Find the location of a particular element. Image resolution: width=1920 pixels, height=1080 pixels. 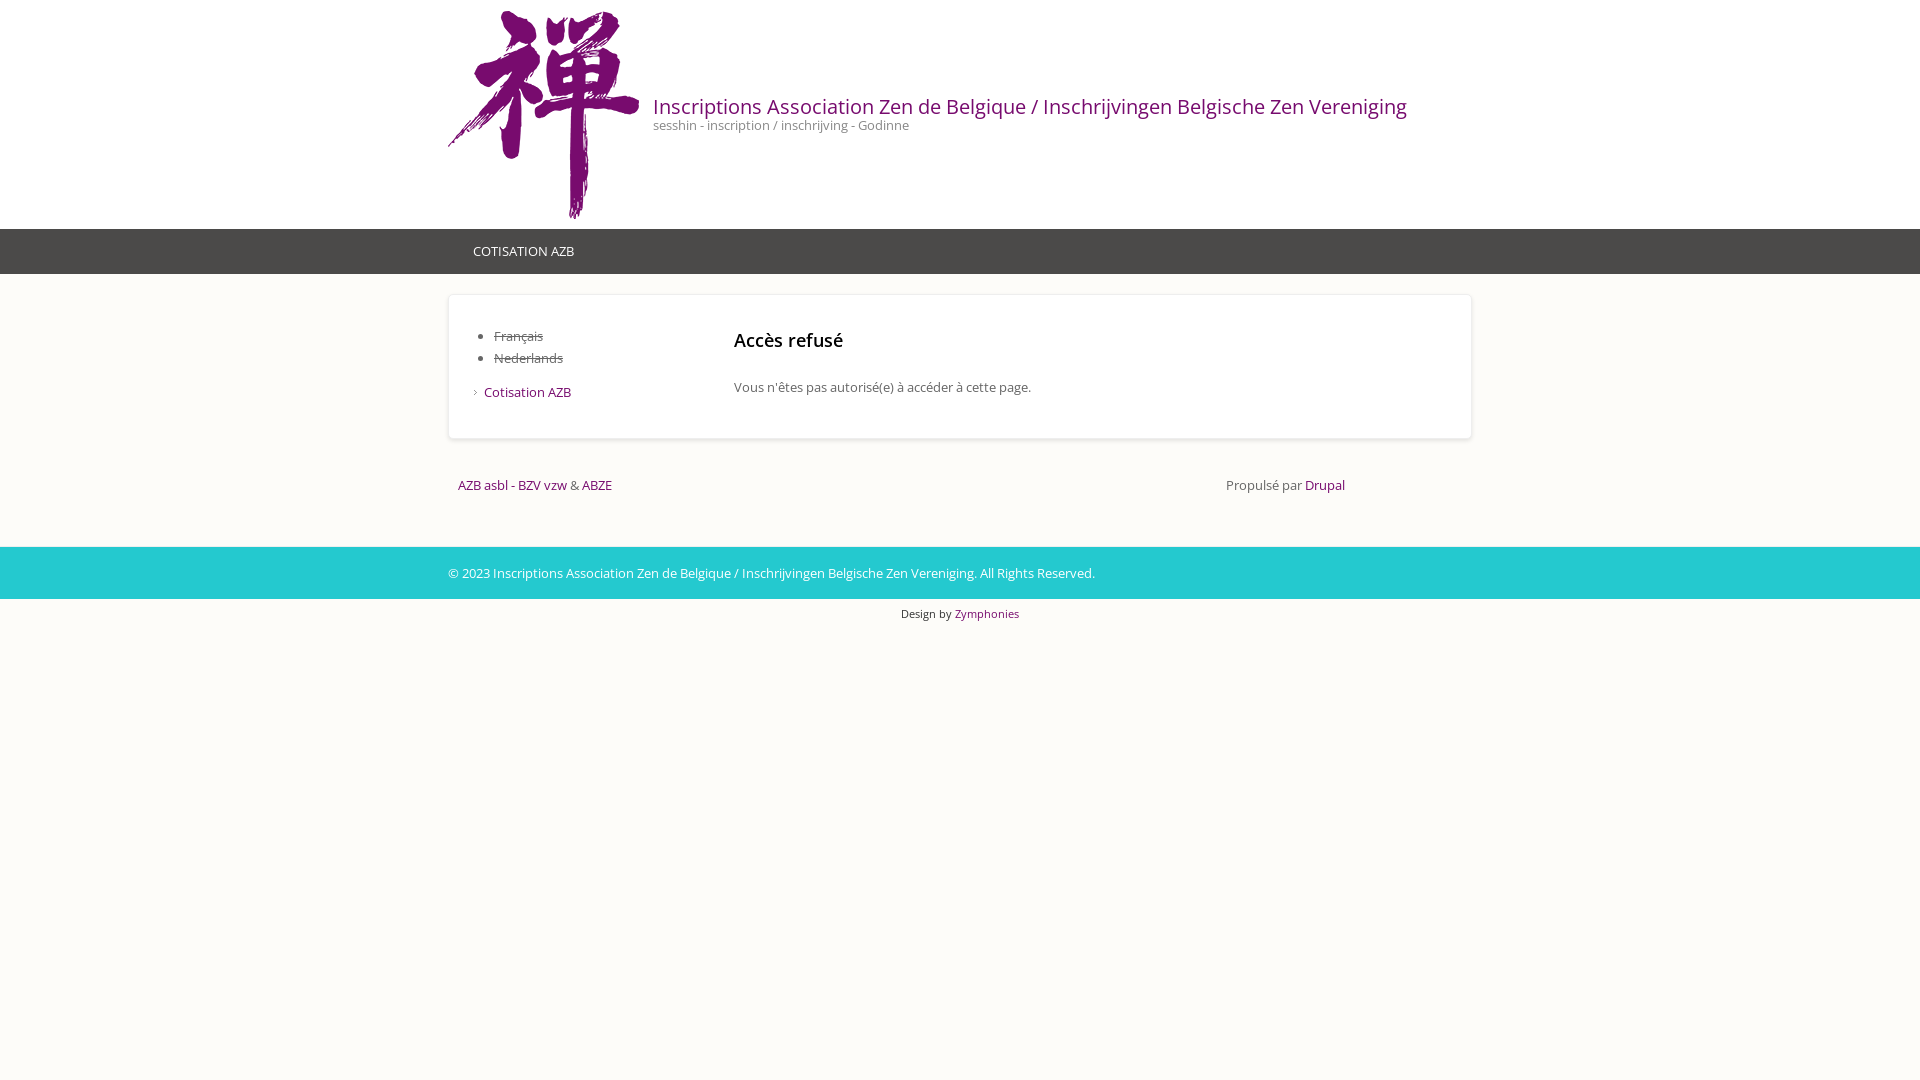

'Drupal' is located at coordinates (1324, 485).